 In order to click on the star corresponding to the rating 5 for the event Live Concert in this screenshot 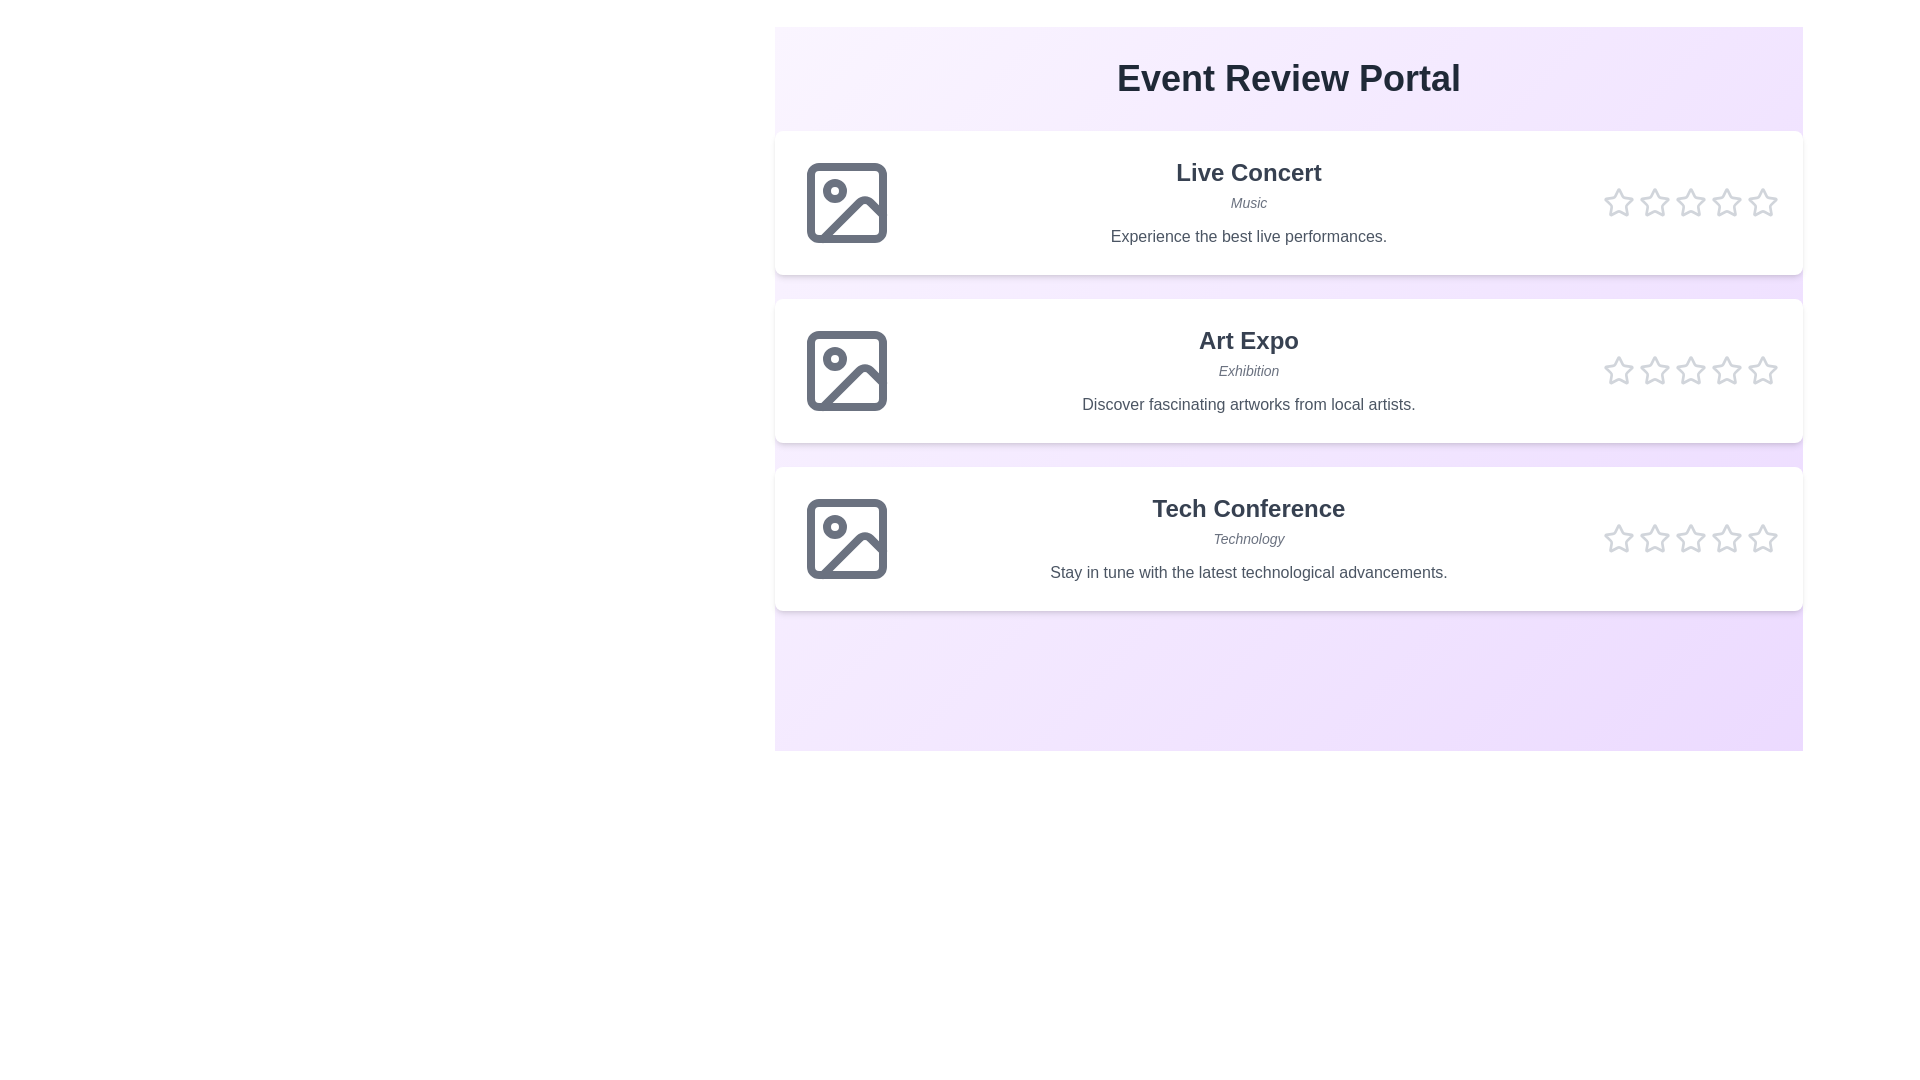, I will do `click(1762, 203)`.